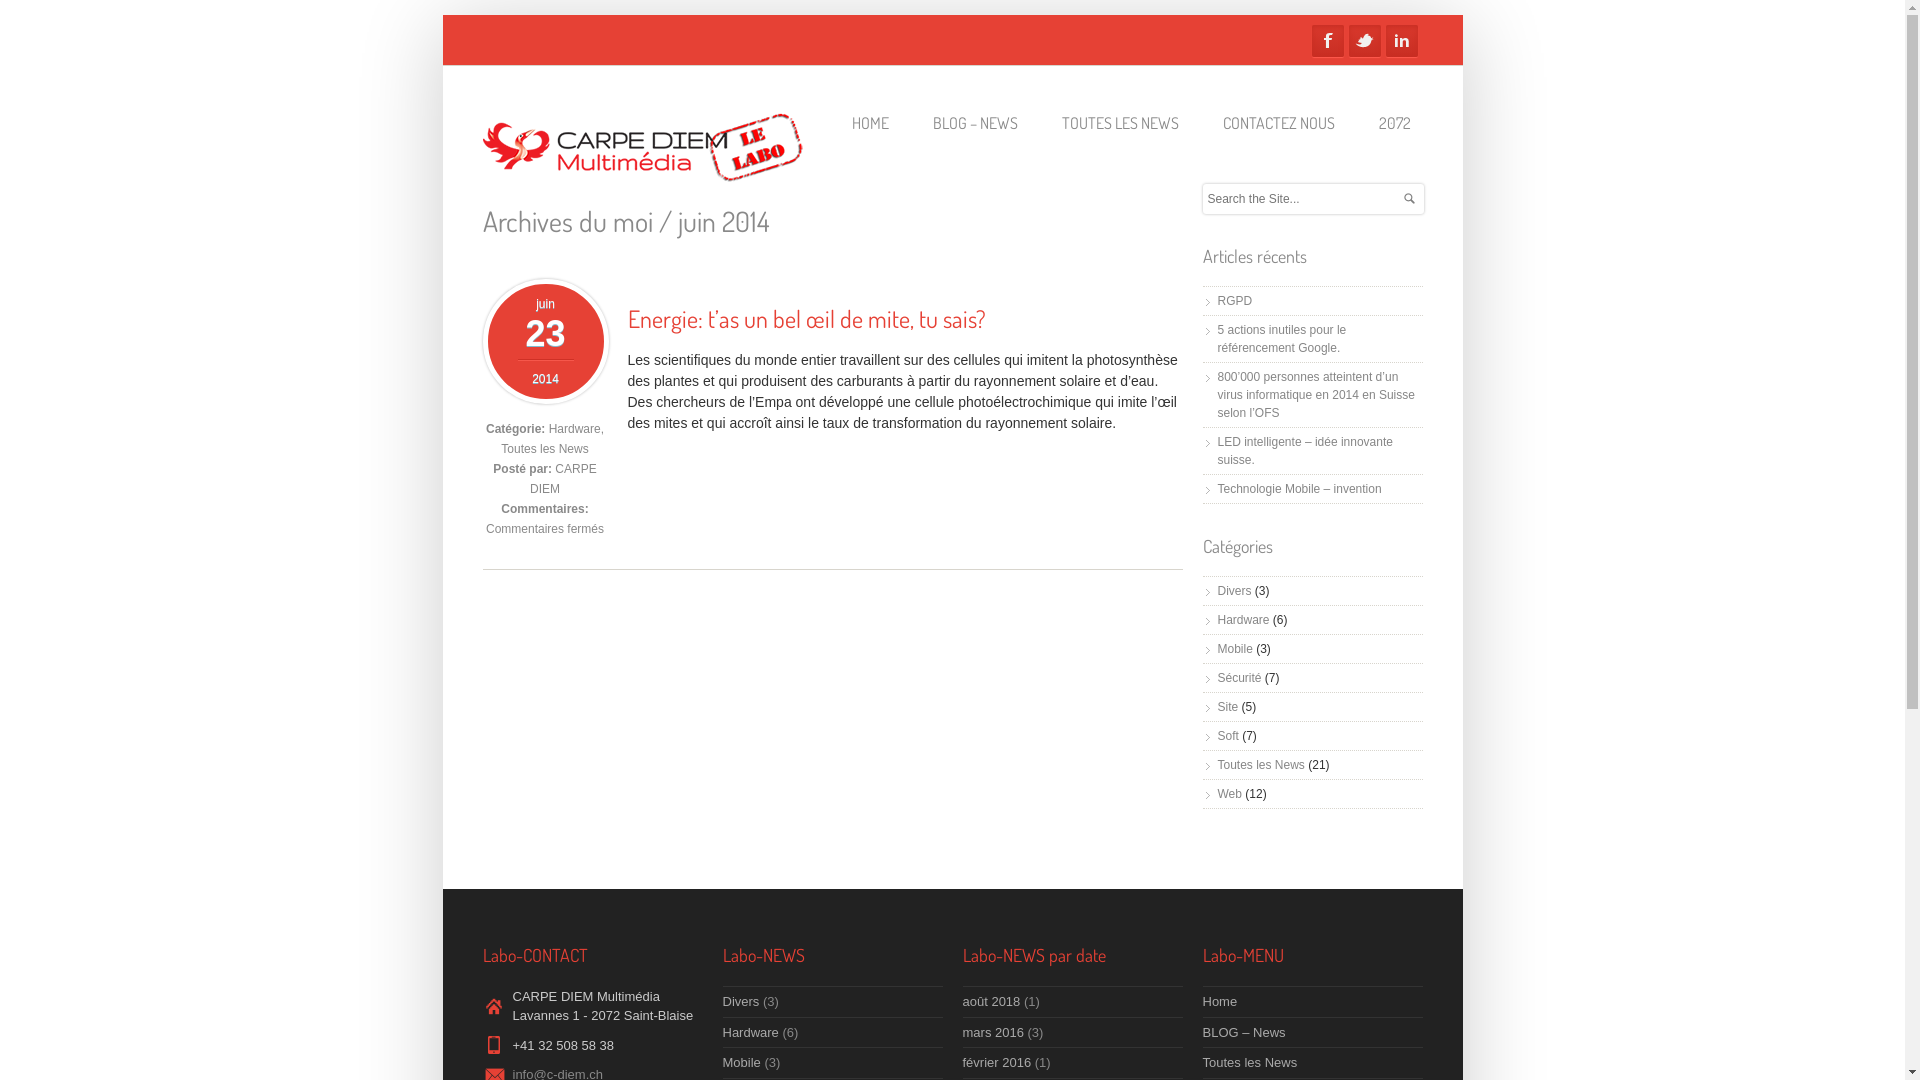  What do you see at coordinates (992, 1032) in the screenshot?
I see `'mars 2016'` at bounding box center [992, 1032].